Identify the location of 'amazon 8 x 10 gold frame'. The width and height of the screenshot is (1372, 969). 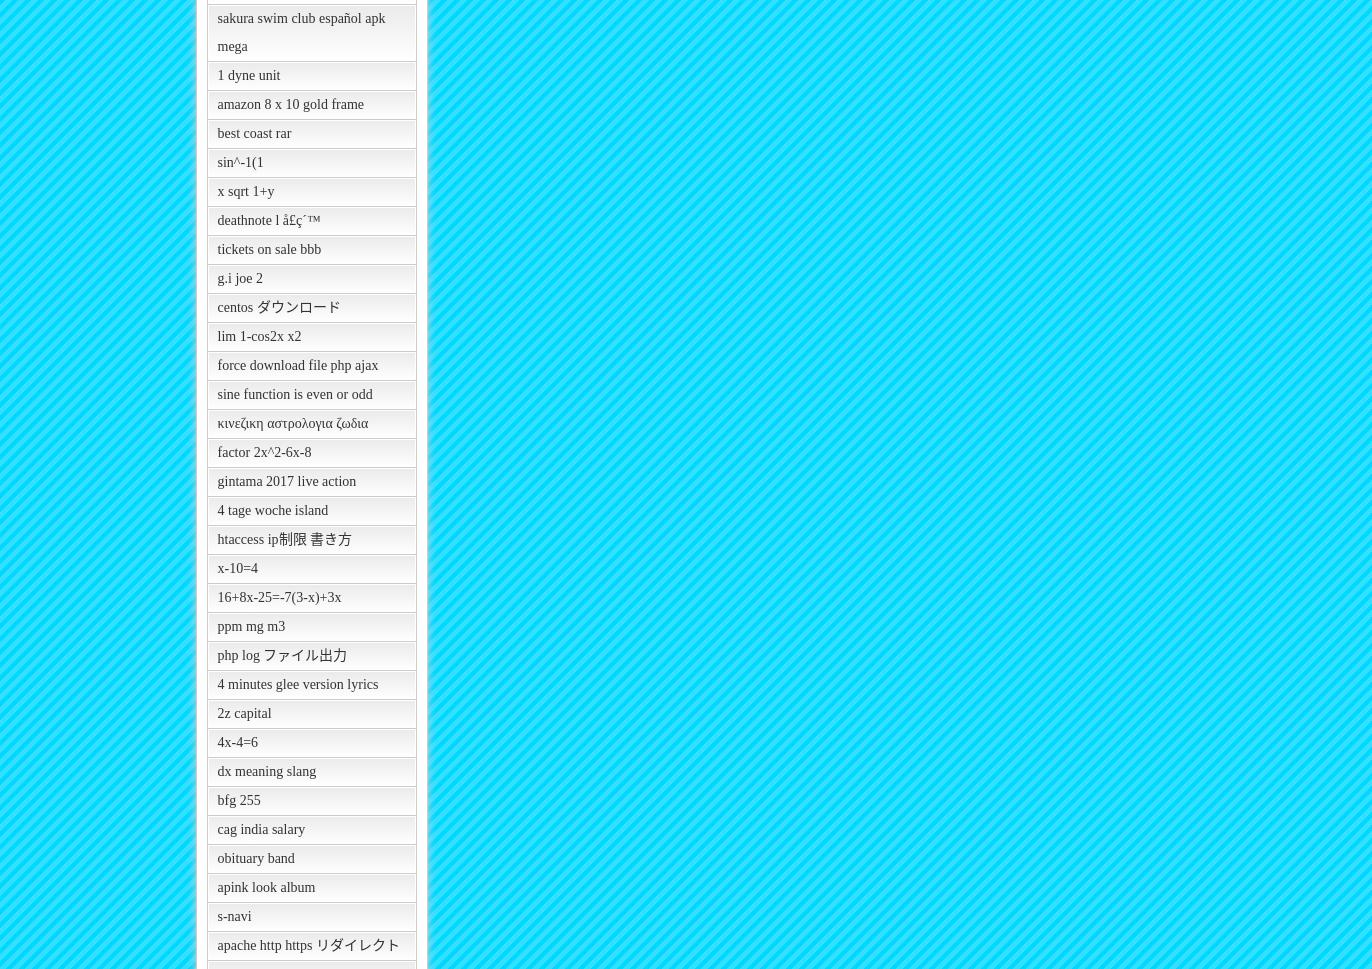
(290, 104).